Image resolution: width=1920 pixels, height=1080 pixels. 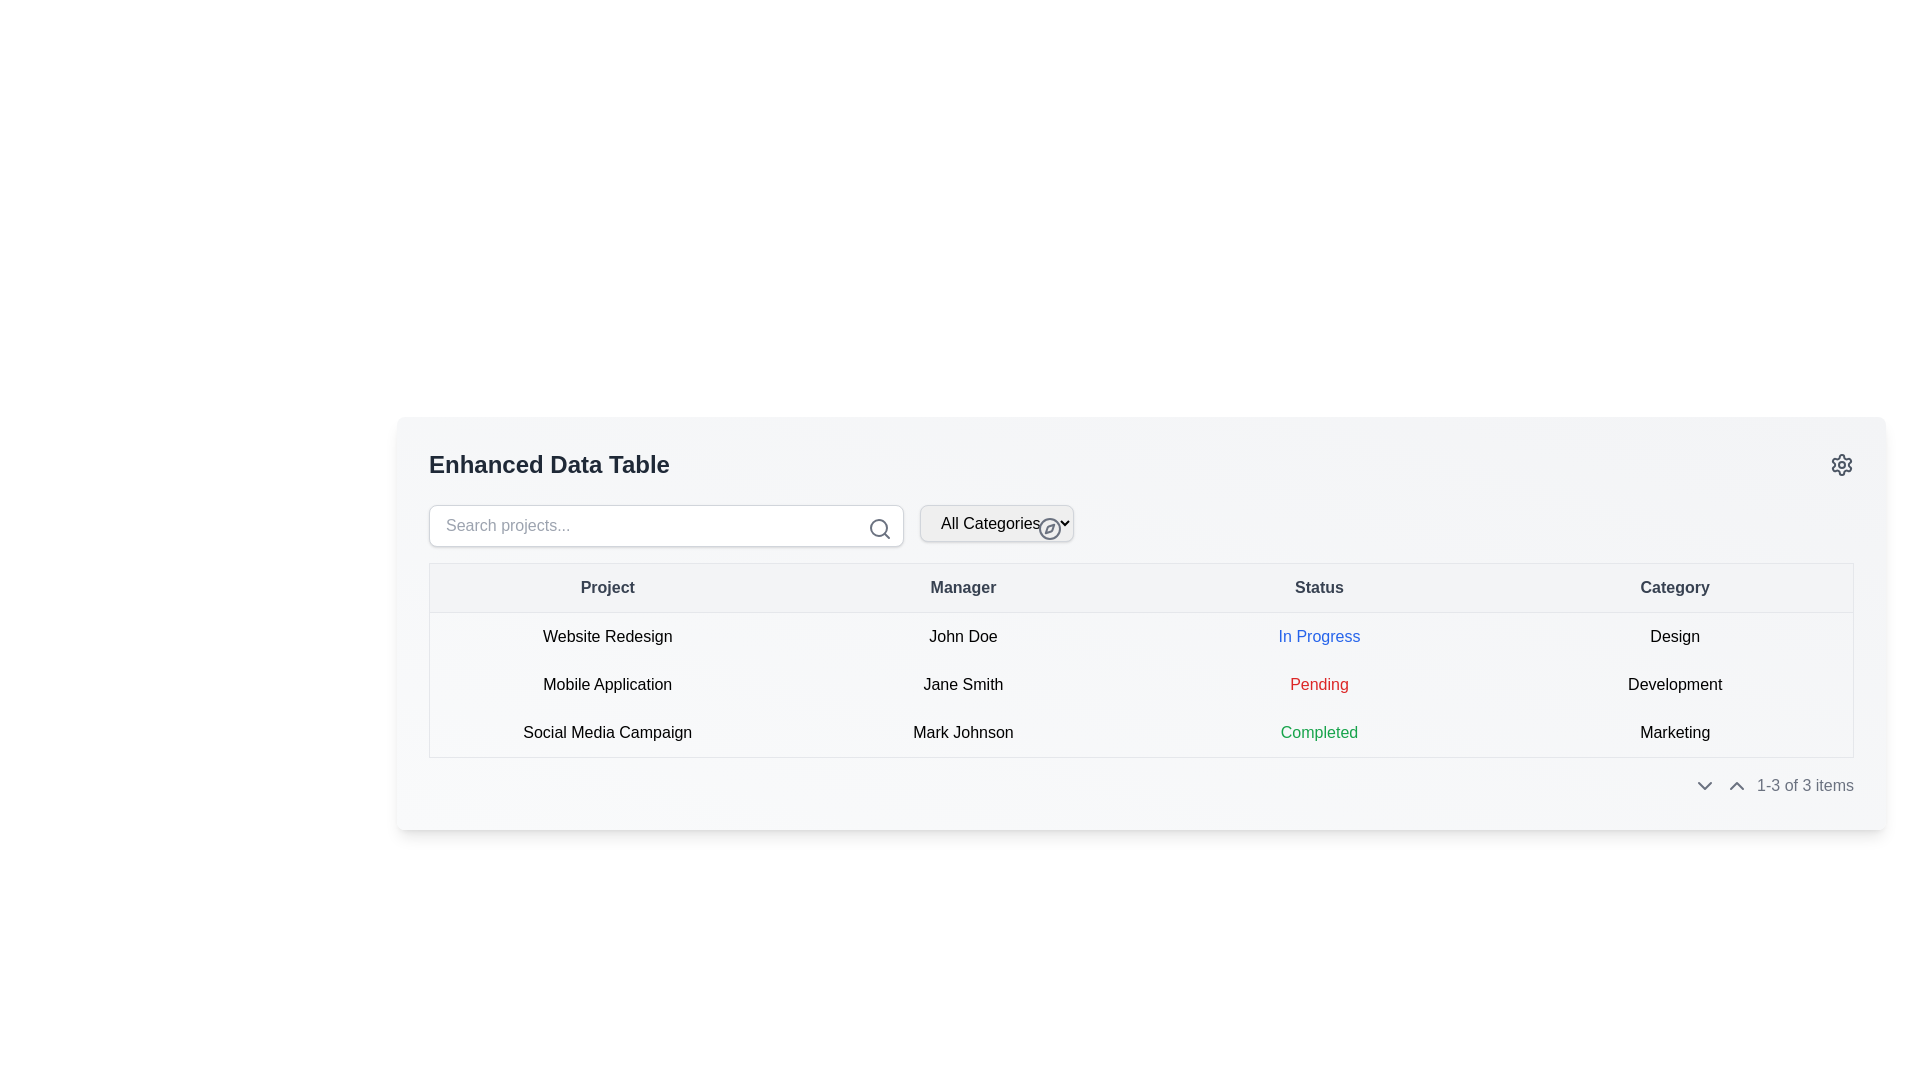 I want to click on the text element displaying '1-3 of 3 items' located in the bottom-right corner of the interface, so click(x=1805, y=785).